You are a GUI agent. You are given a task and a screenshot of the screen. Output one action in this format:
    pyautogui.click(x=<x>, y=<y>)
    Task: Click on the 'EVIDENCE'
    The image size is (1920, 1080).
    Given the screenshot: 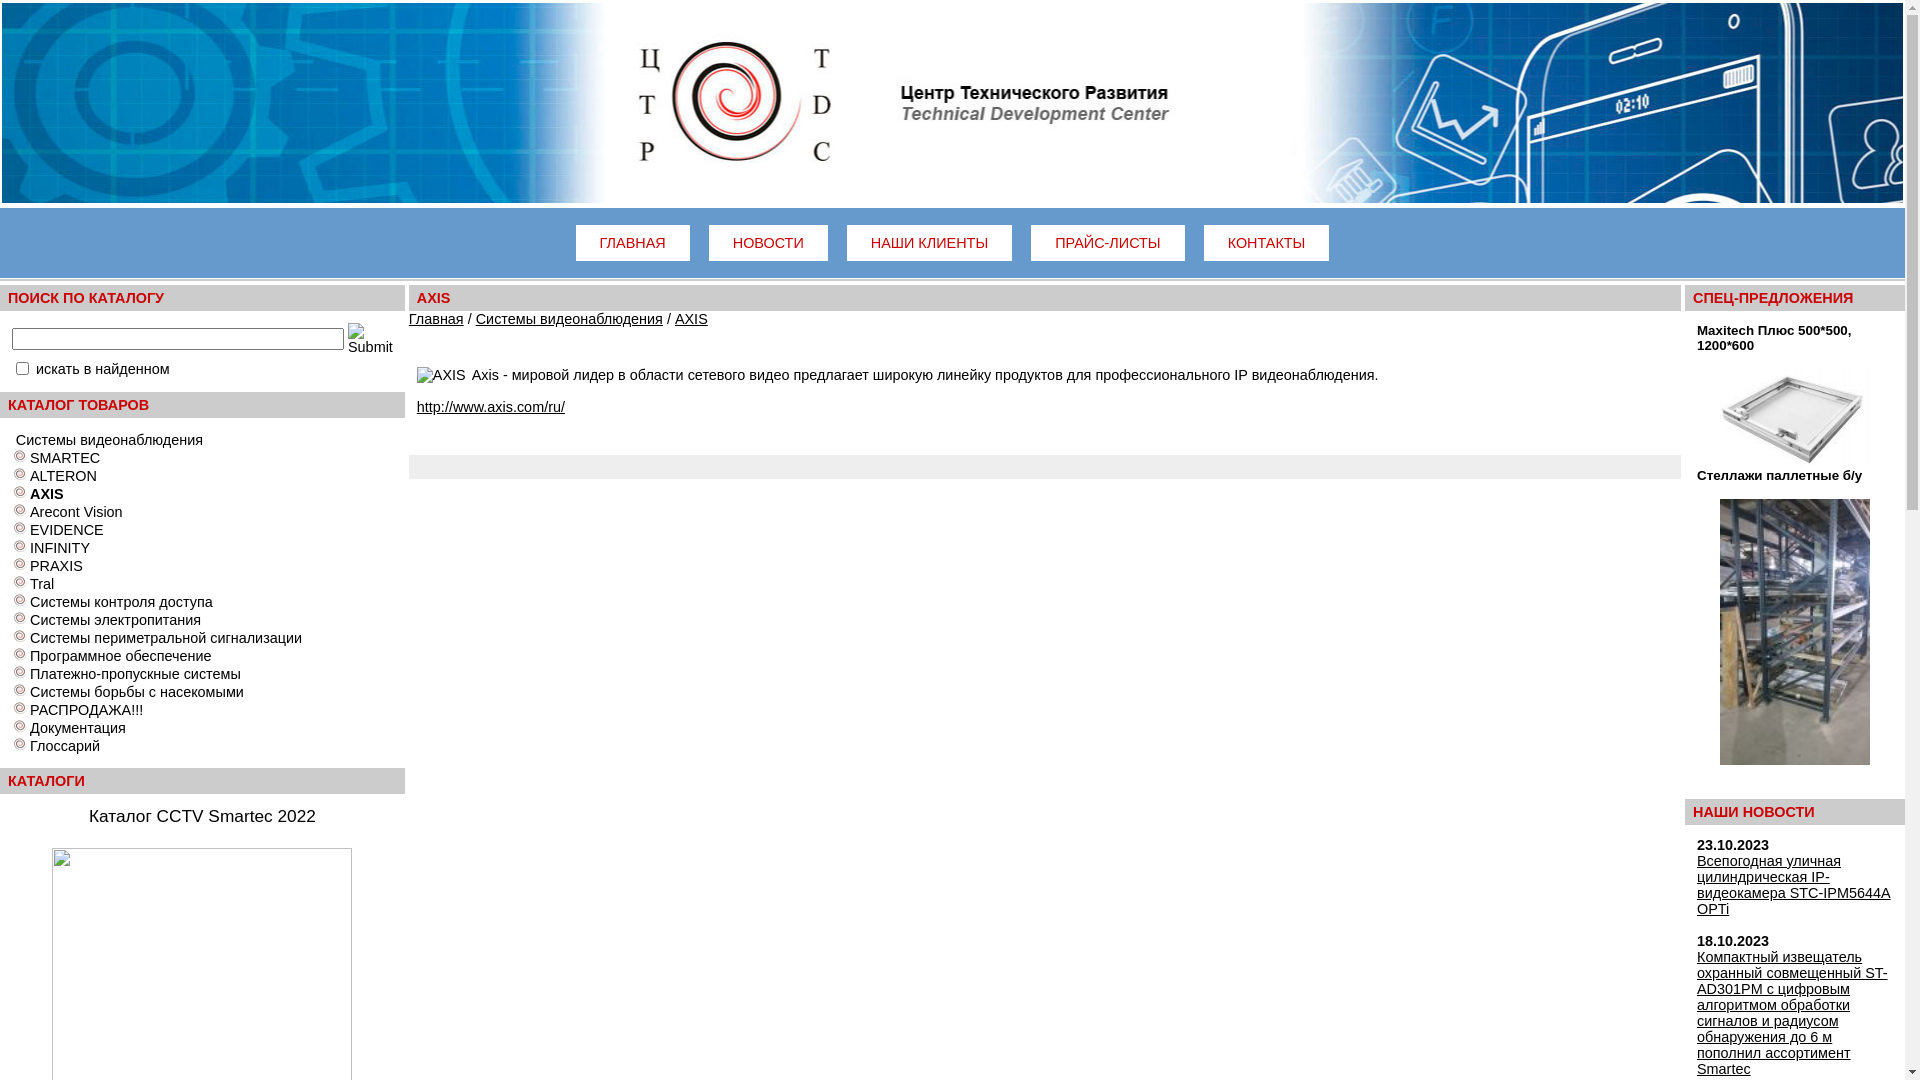 What is the action you would take?
    pyautogui.click(x=29, y=528)
    